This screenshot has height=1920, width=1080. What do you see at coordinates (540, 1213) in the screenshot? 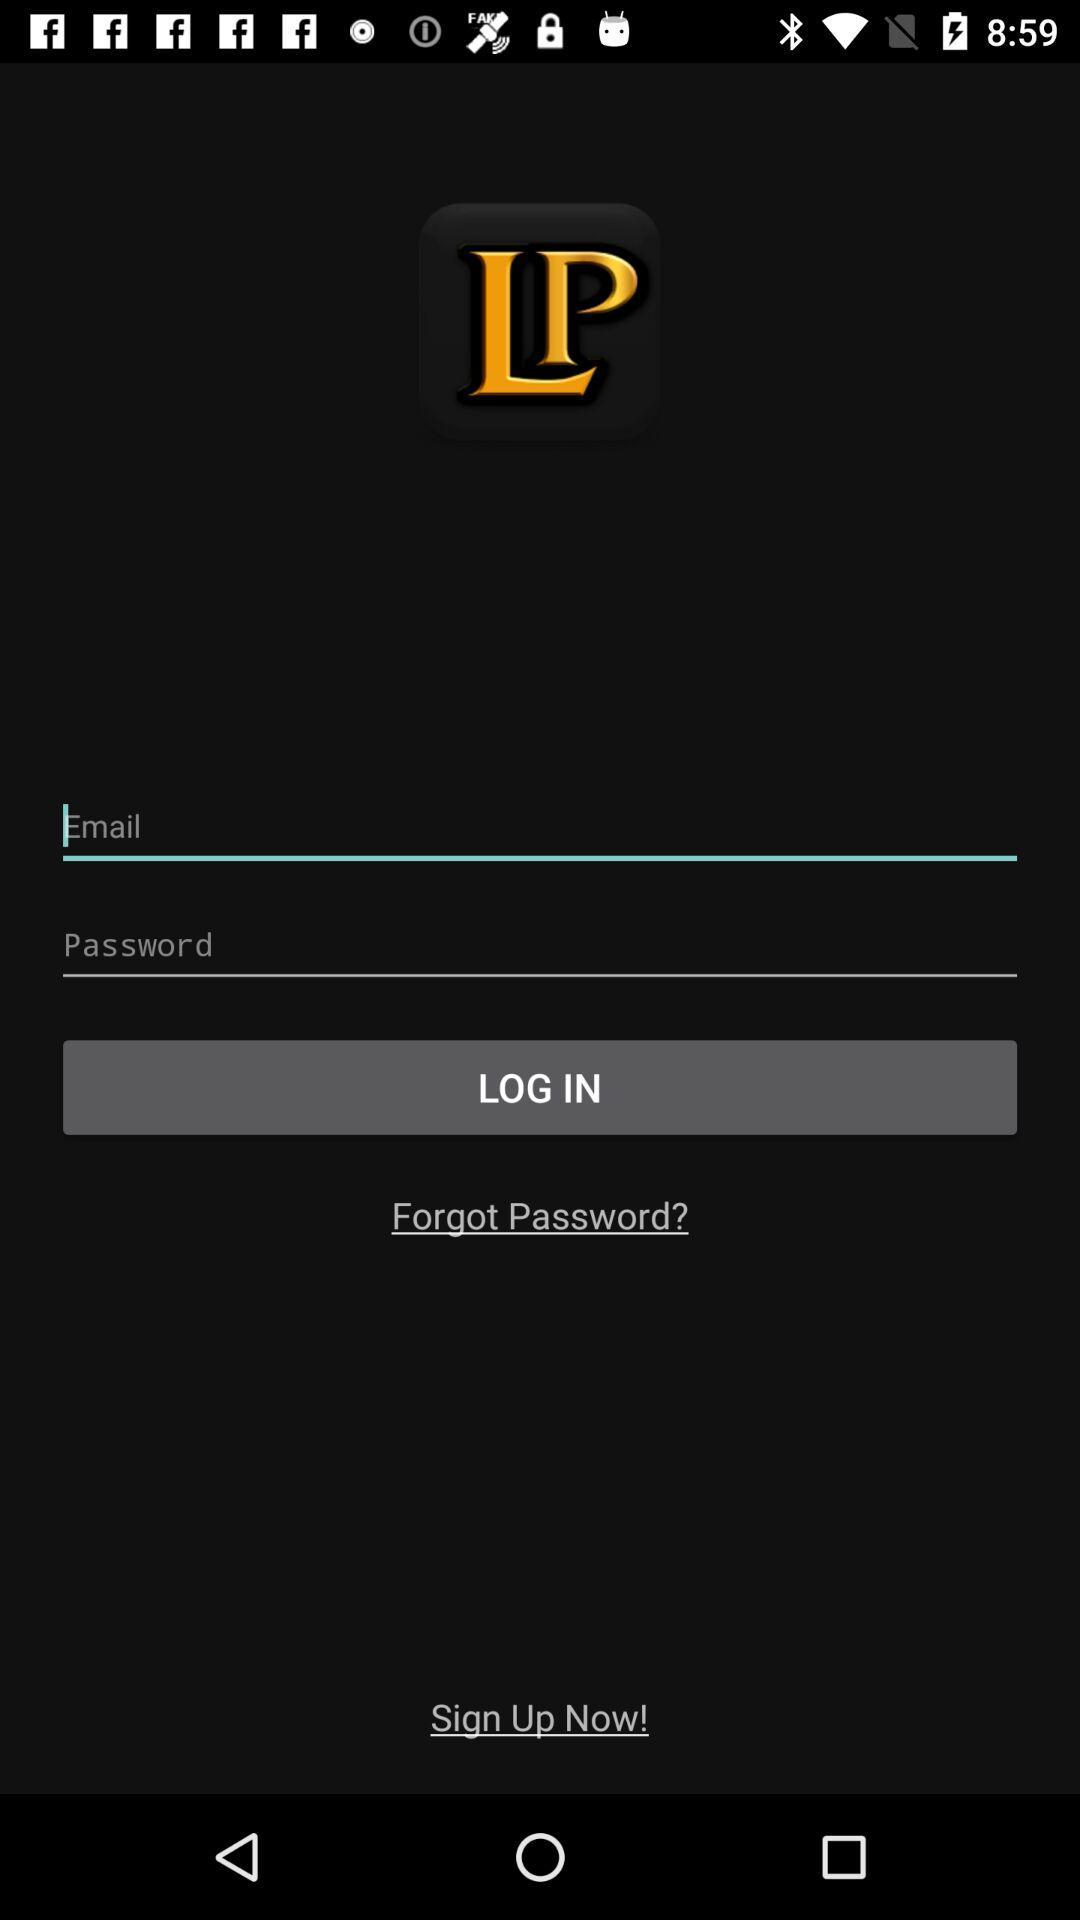
I see `the item below log in item` at bounding box center [540, 1213].